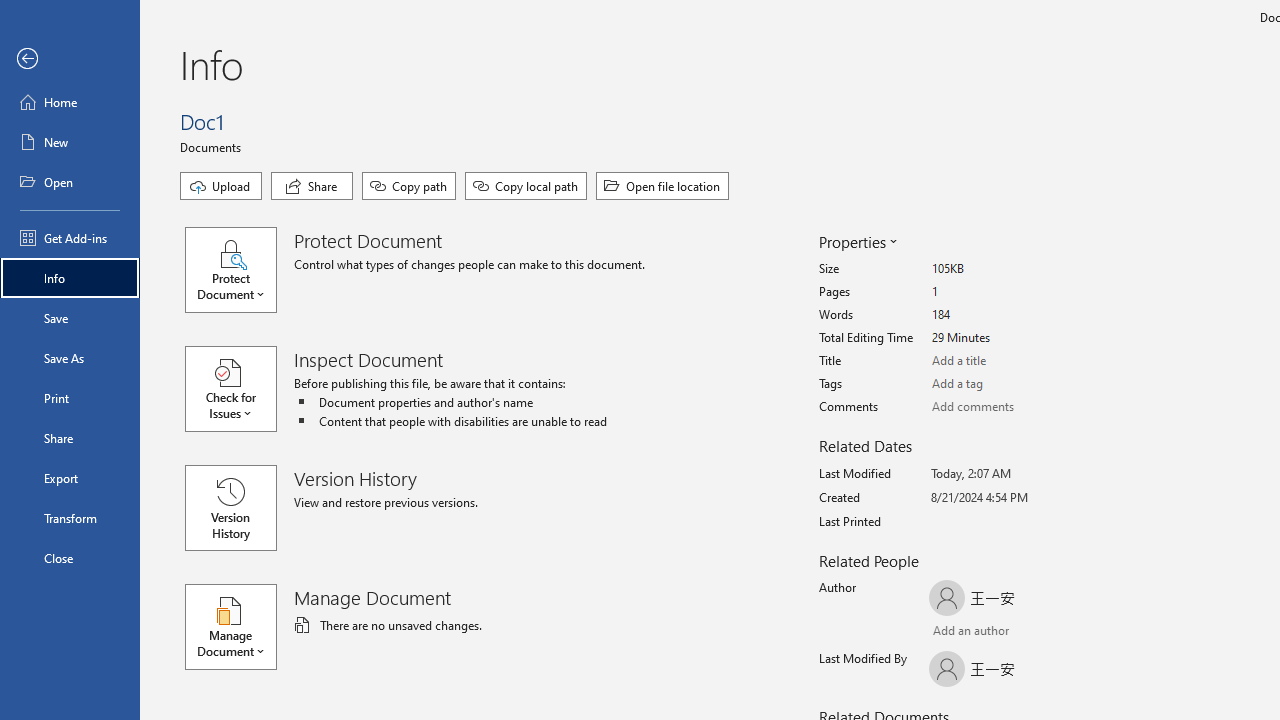 The image size is (1280, 720). I want to click on 'Export', so click(69, 478).